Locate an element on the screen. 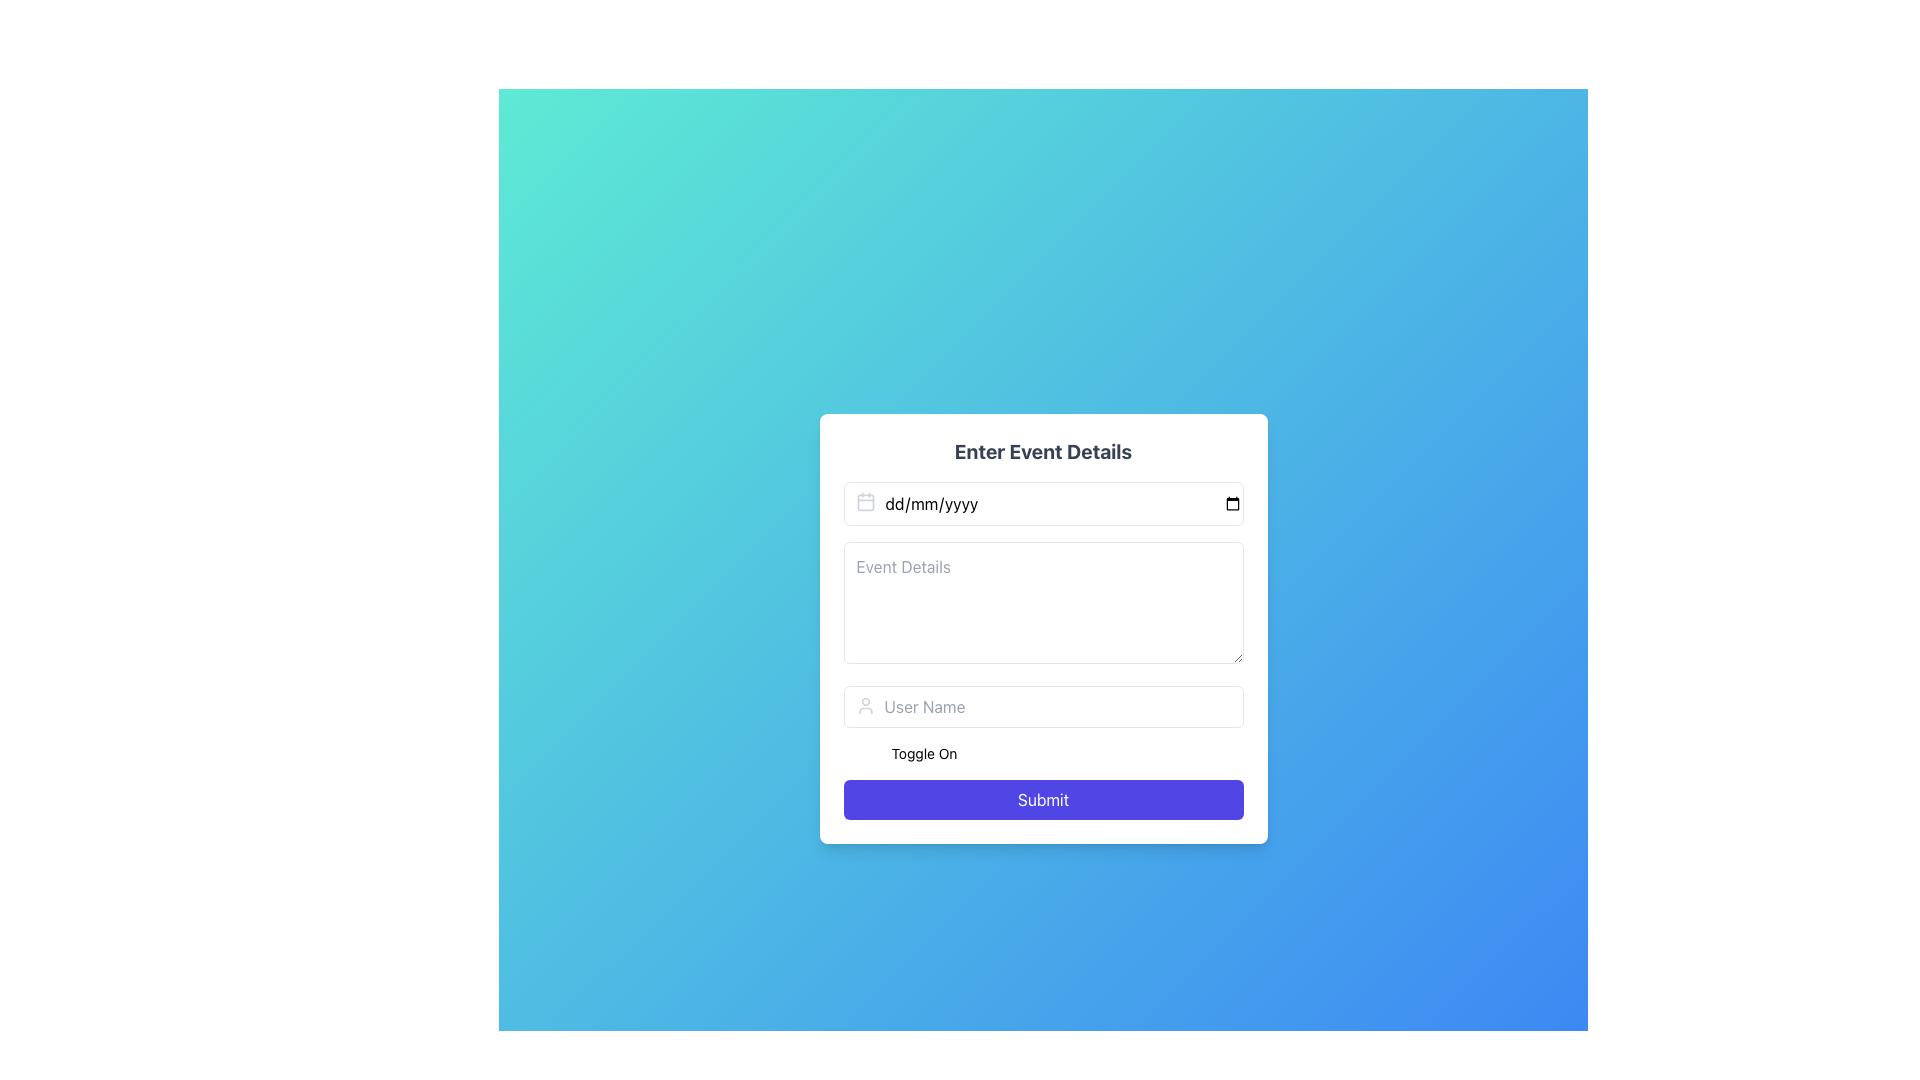  the final button located at the bottom of the modal titled 'Enter Event Details' is located at coordinates (1042, 798).